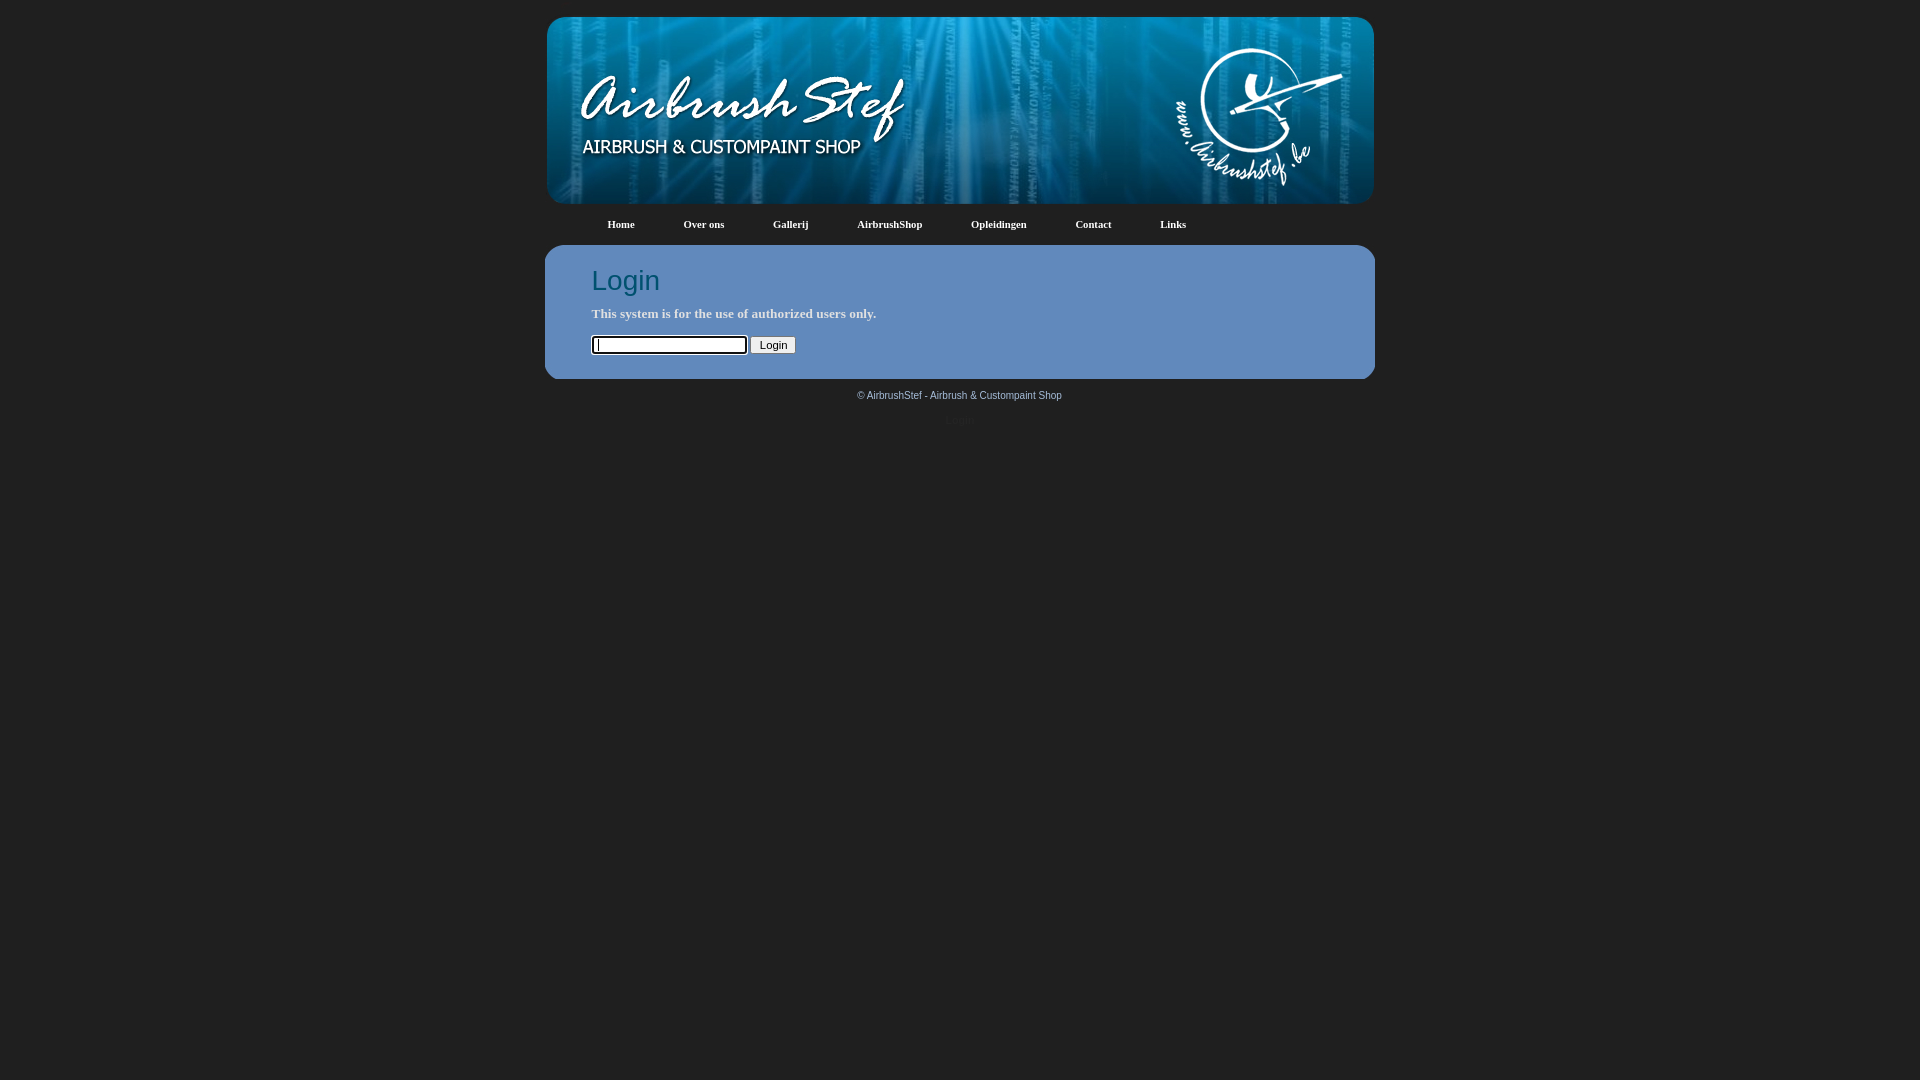 Image resolution: width=1920 pixels, height=1080 pixels. What do you see at coordinates (1092, 224) in the screenshot?
I see `'Contact'` at bounding box center [1092, 224].